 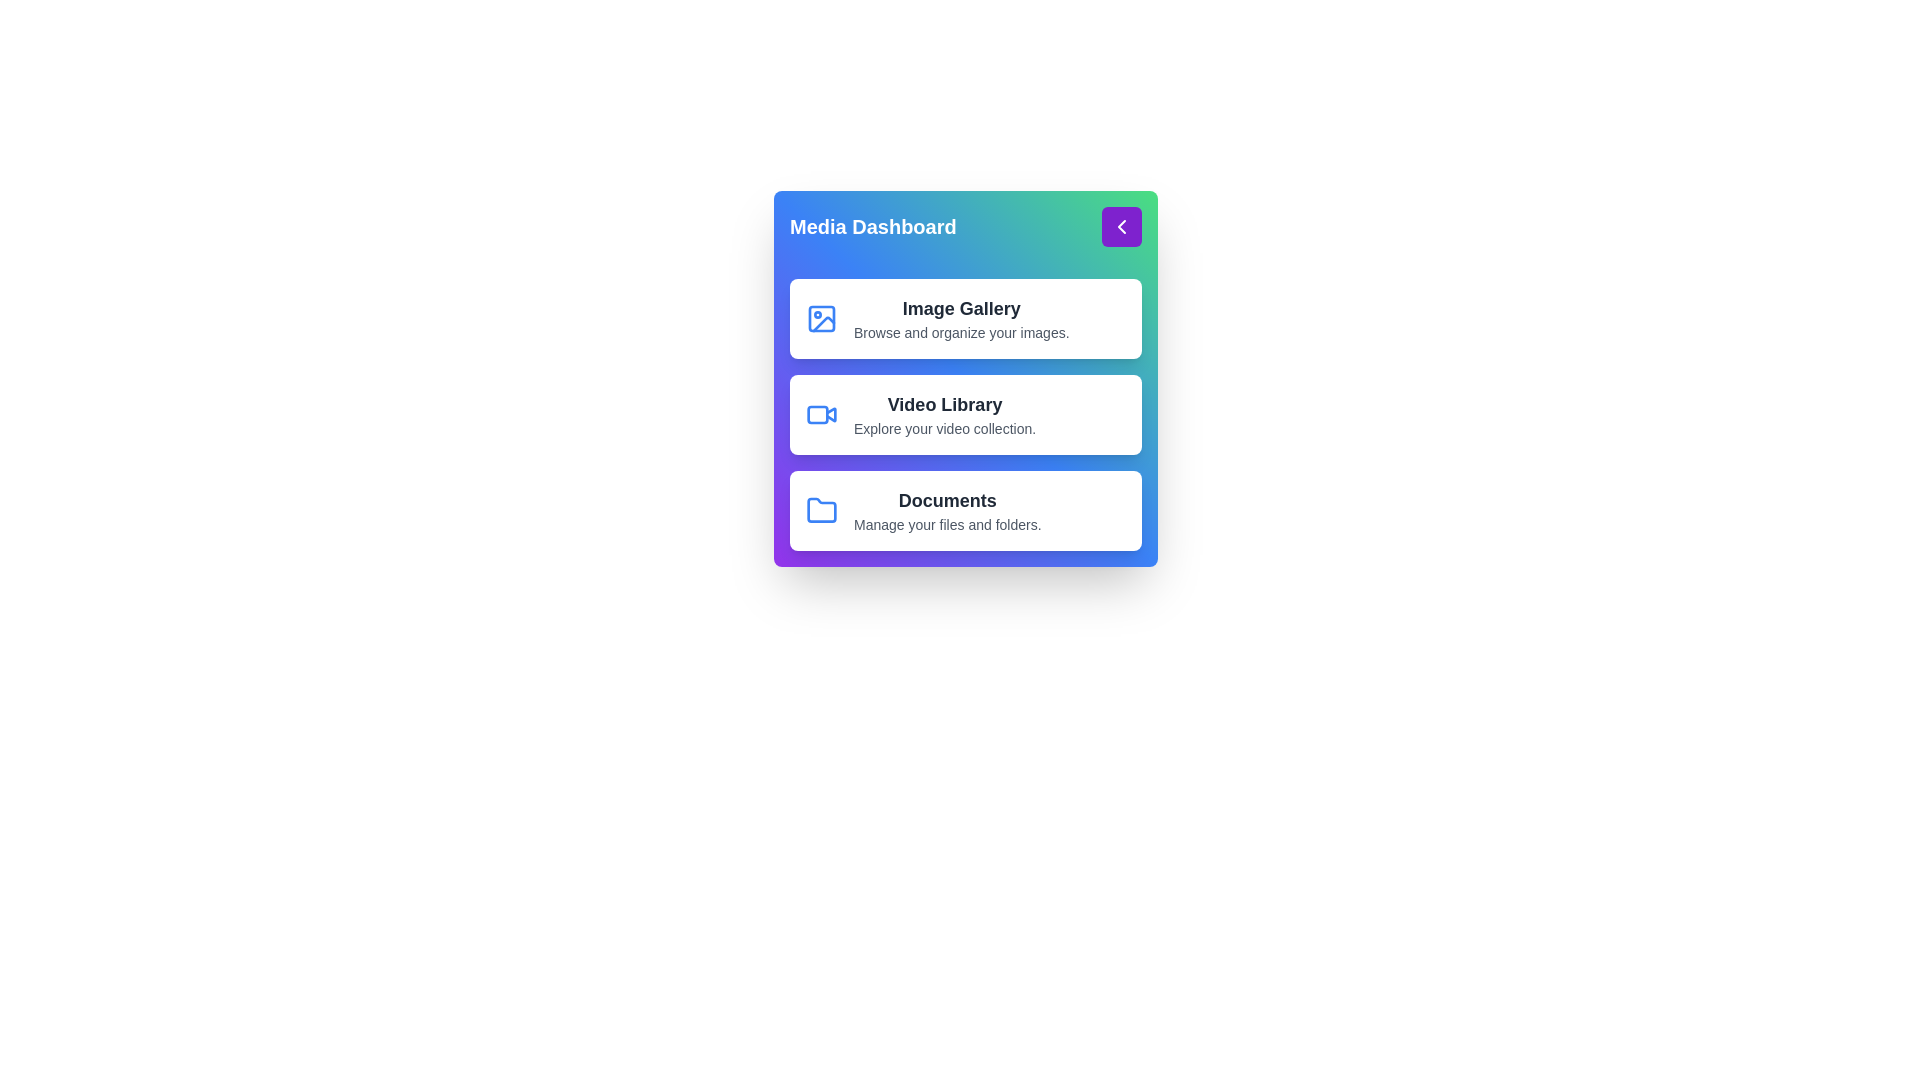 What do you see at coordinates (821, 414) in the screenshot?
I see `the icon of the media gallery corresponding to Video Library` at bounding box center [821, 414].